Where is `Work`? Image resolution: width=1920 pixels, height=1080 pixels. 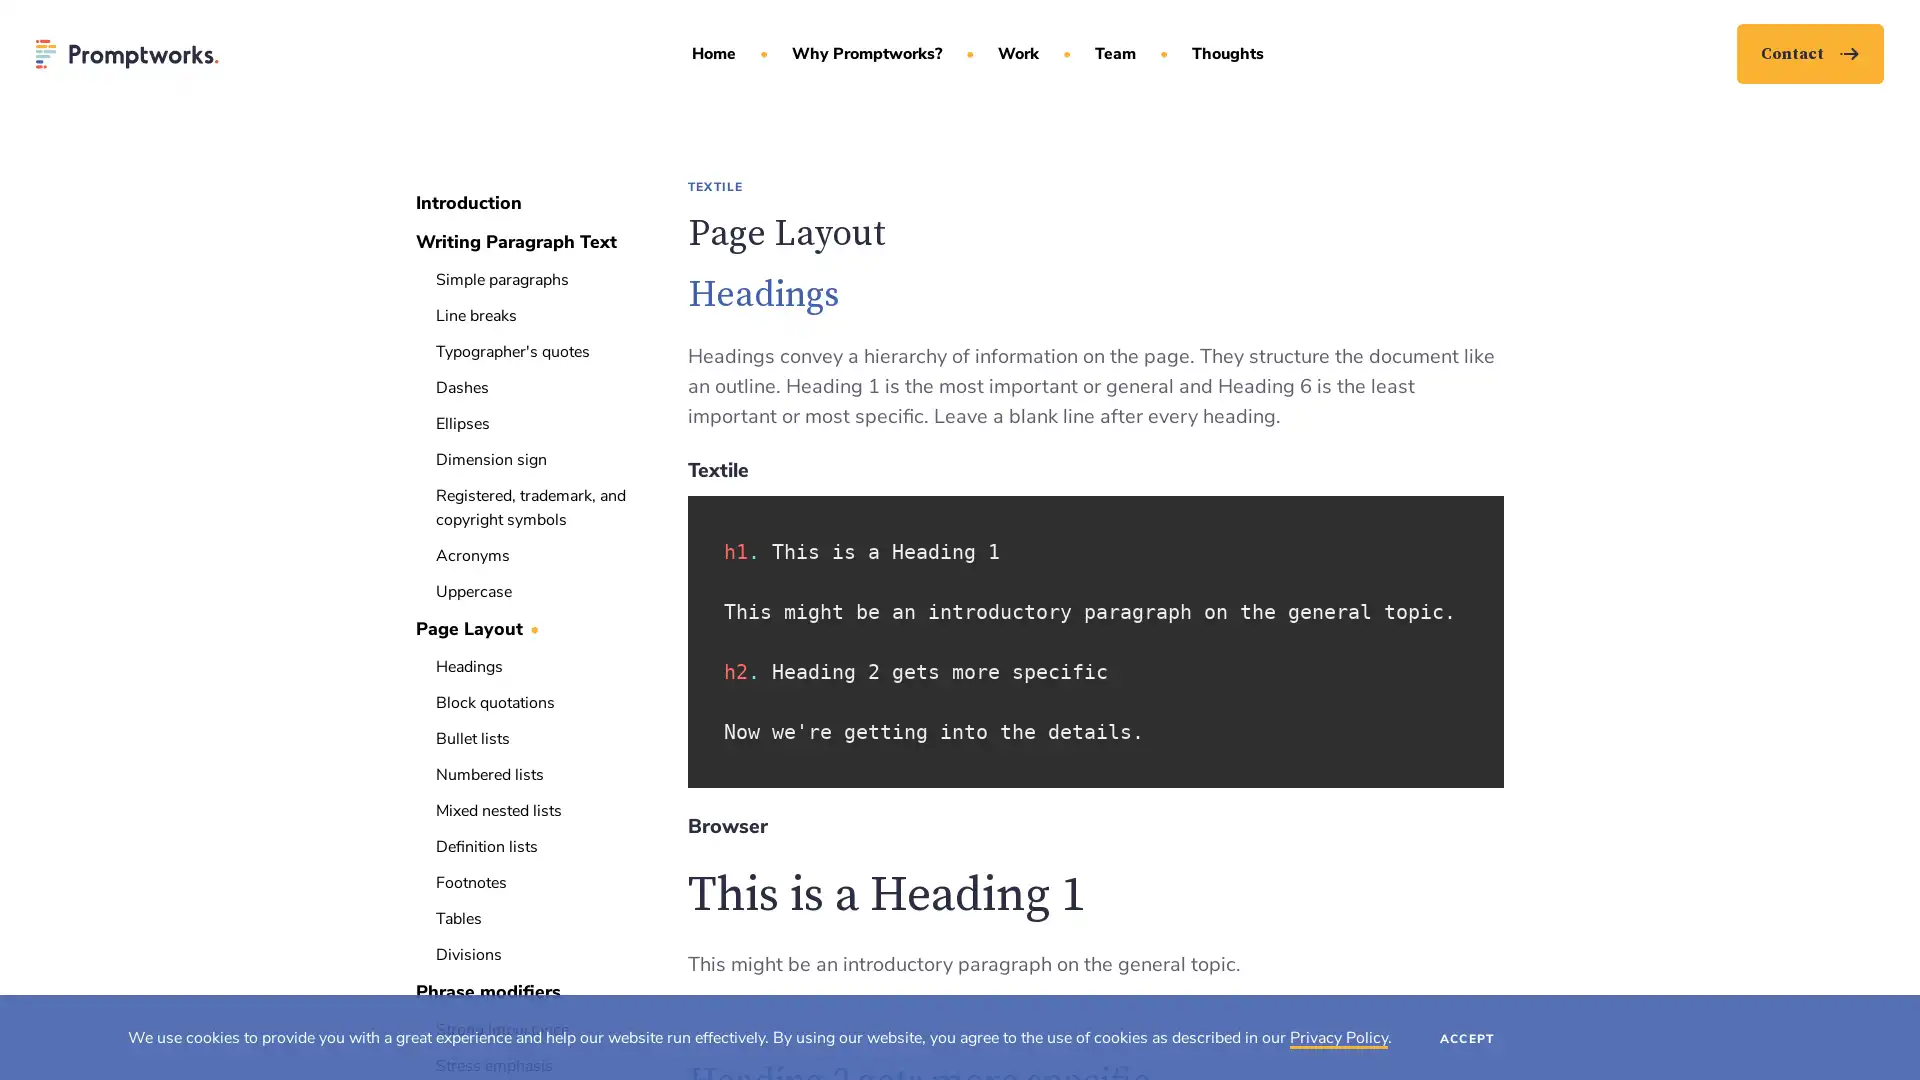 Work is located at coordinates (1022, 64).